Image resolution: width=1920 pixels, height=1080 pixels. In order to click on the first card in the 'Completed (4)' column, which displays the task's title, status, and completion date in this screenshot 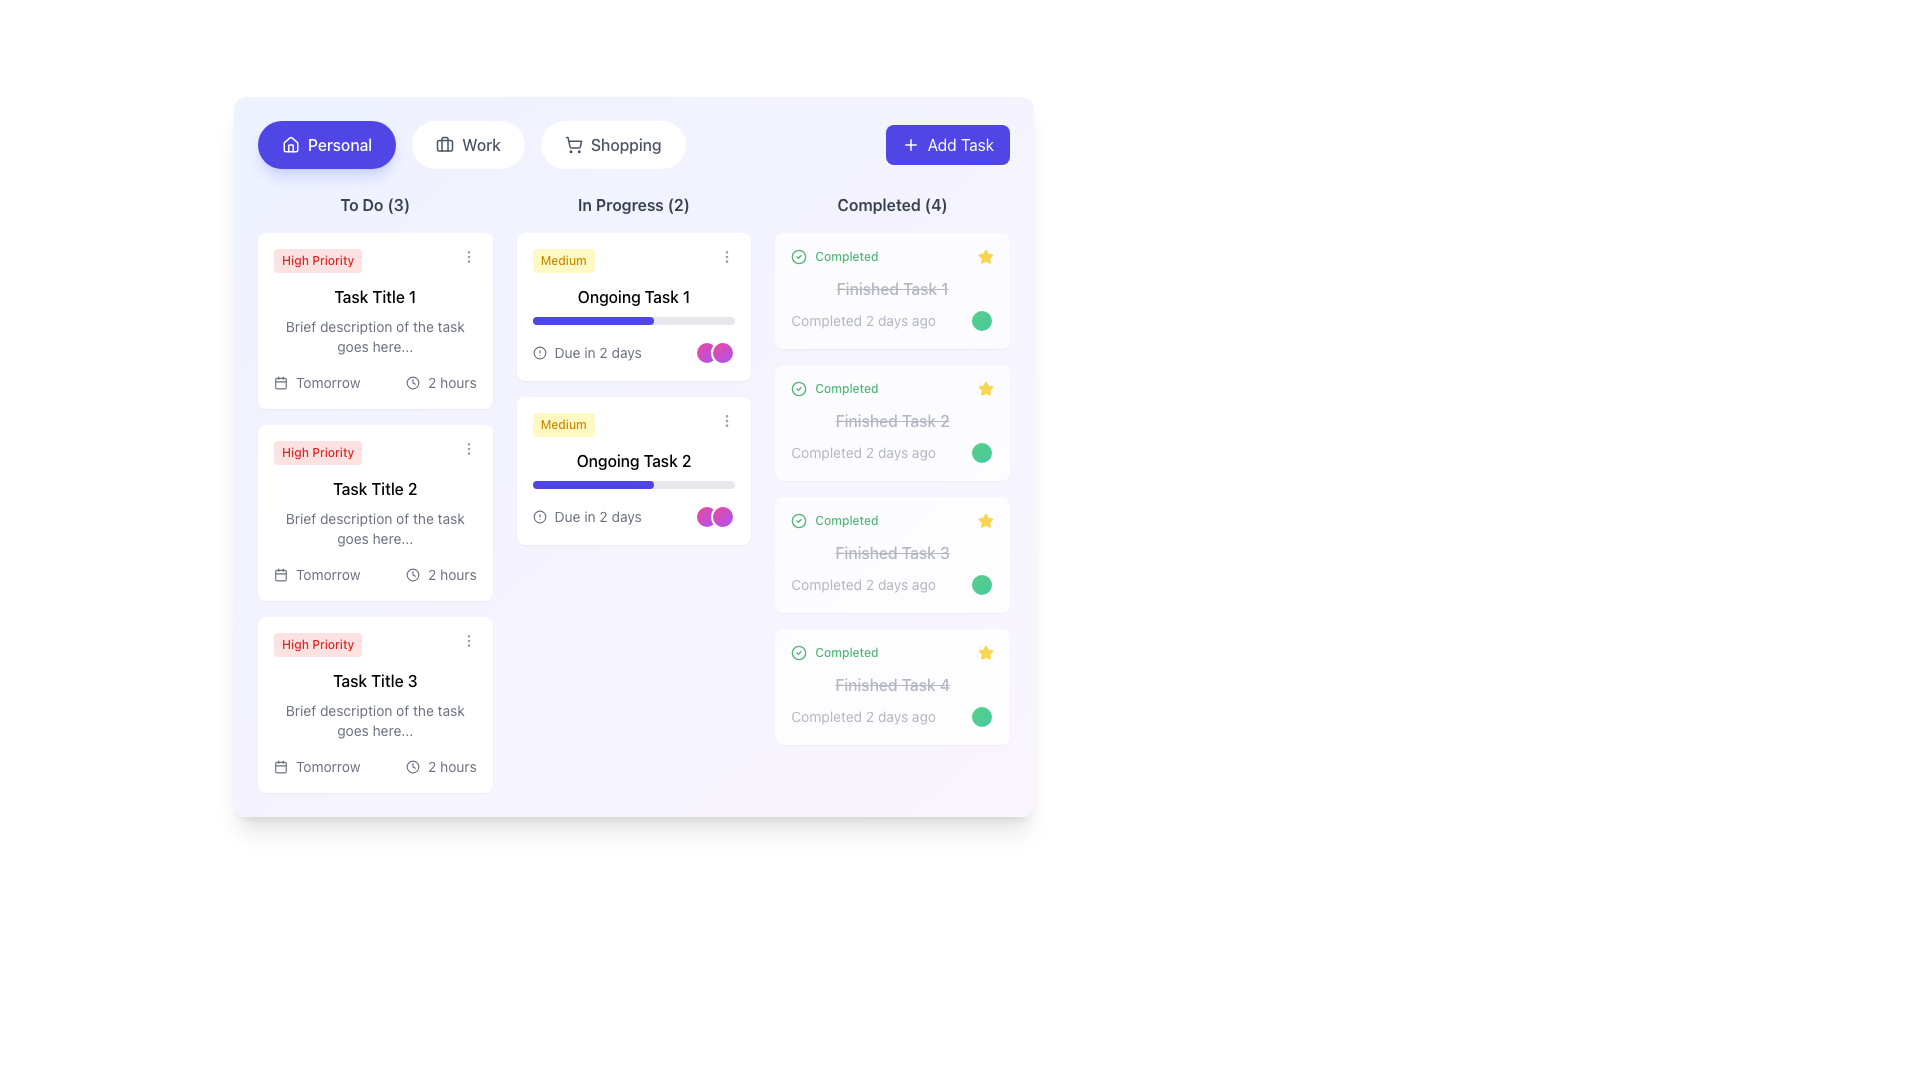, I will do `click(891, 290)`.